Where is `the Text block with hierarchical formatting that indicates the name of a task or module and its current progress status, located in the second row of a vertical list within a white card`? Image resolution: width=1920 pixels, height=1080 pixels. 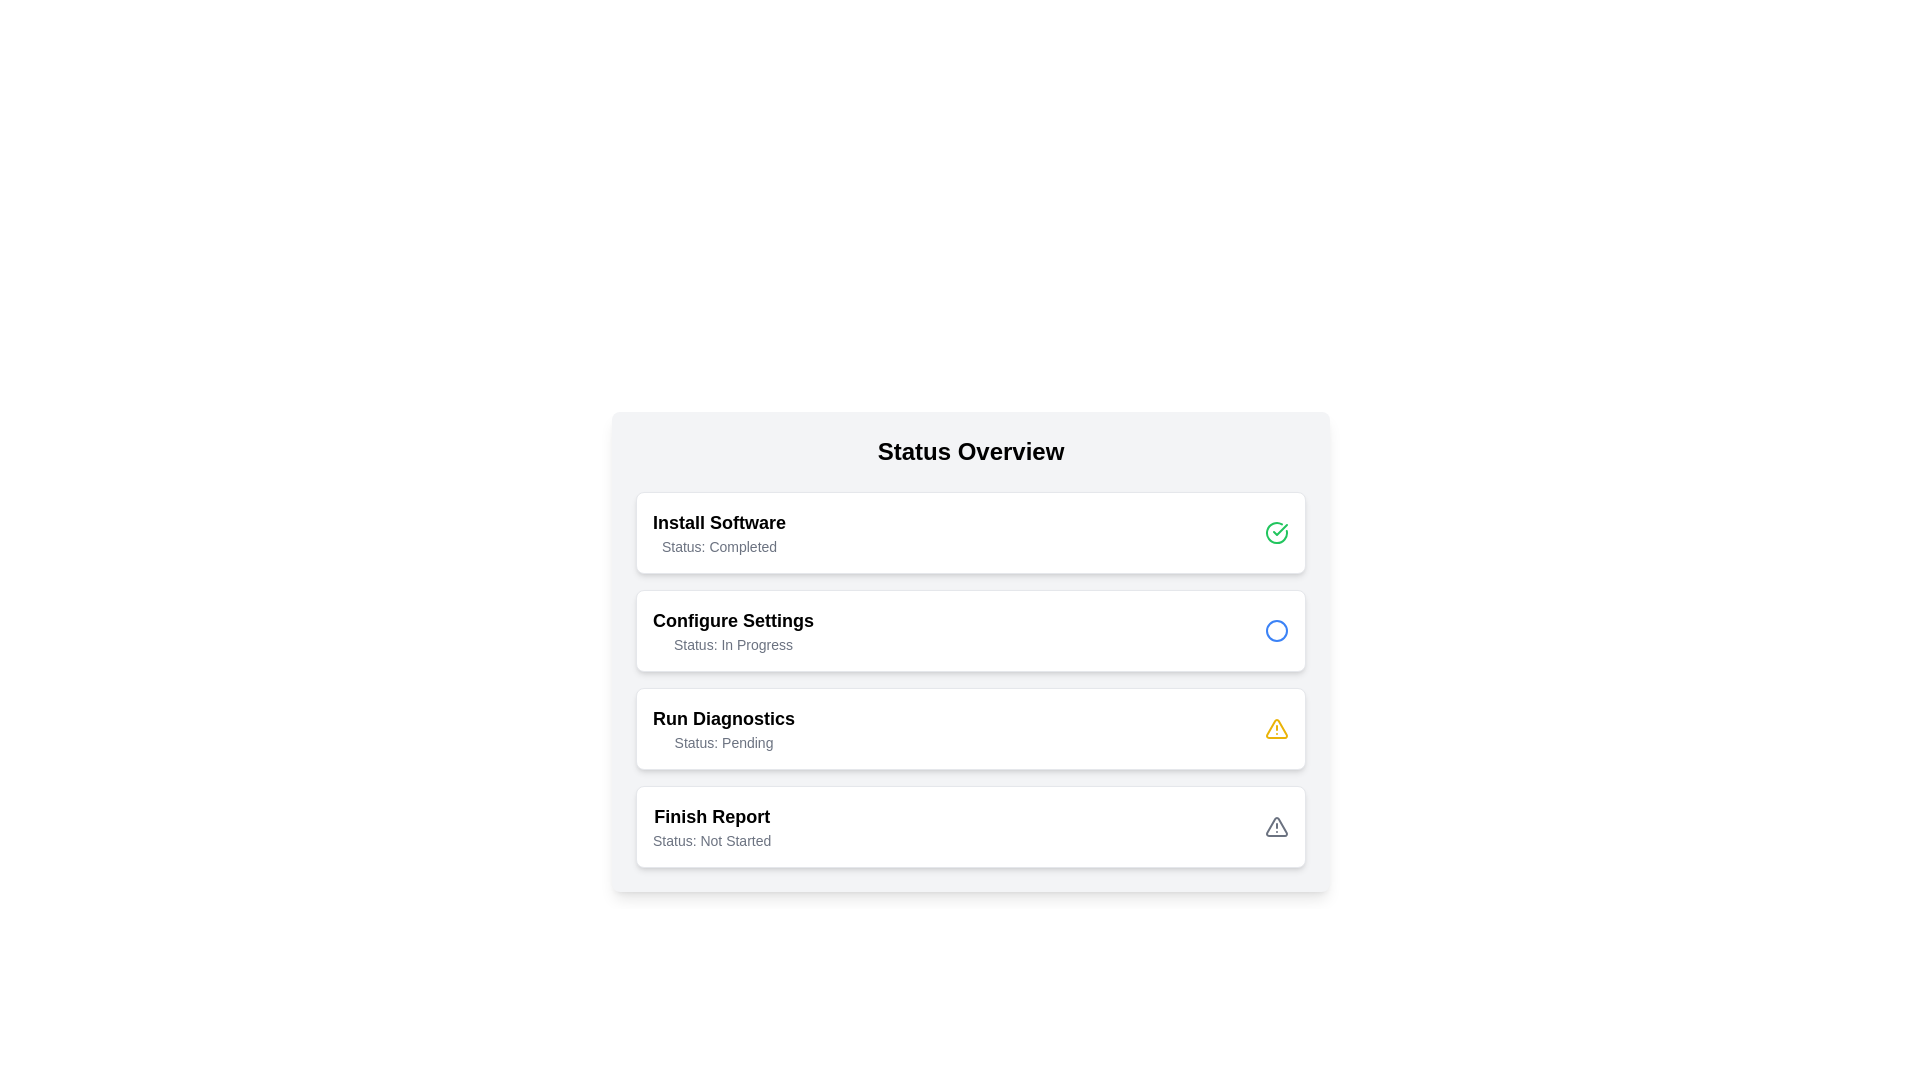
the Text block with hierarchical formatting that indicates the name of a task or module and its current progress status, located in the second row of a vertical list within a white card is located at coordinates (732, 631).